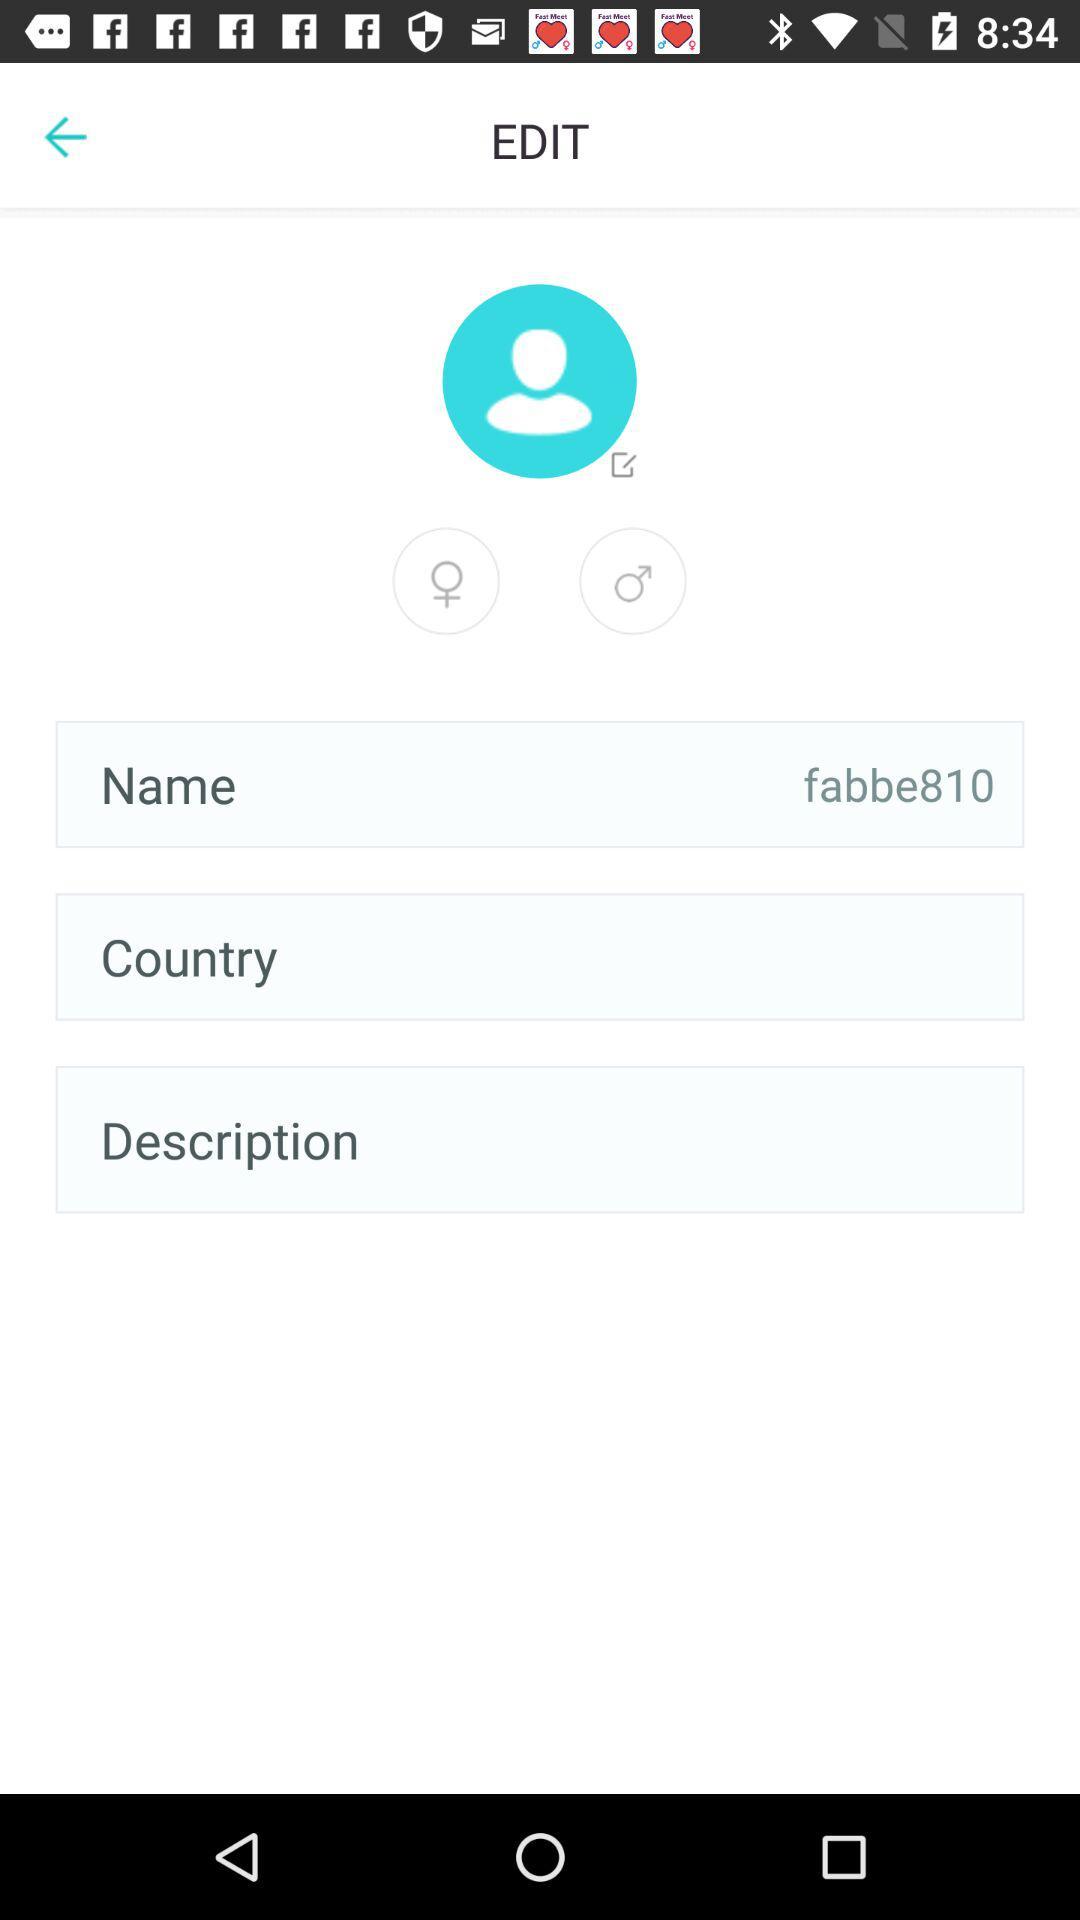 This screenshot has height=1920, width=1080. I want to click on choose male gender, so click(632, 580).